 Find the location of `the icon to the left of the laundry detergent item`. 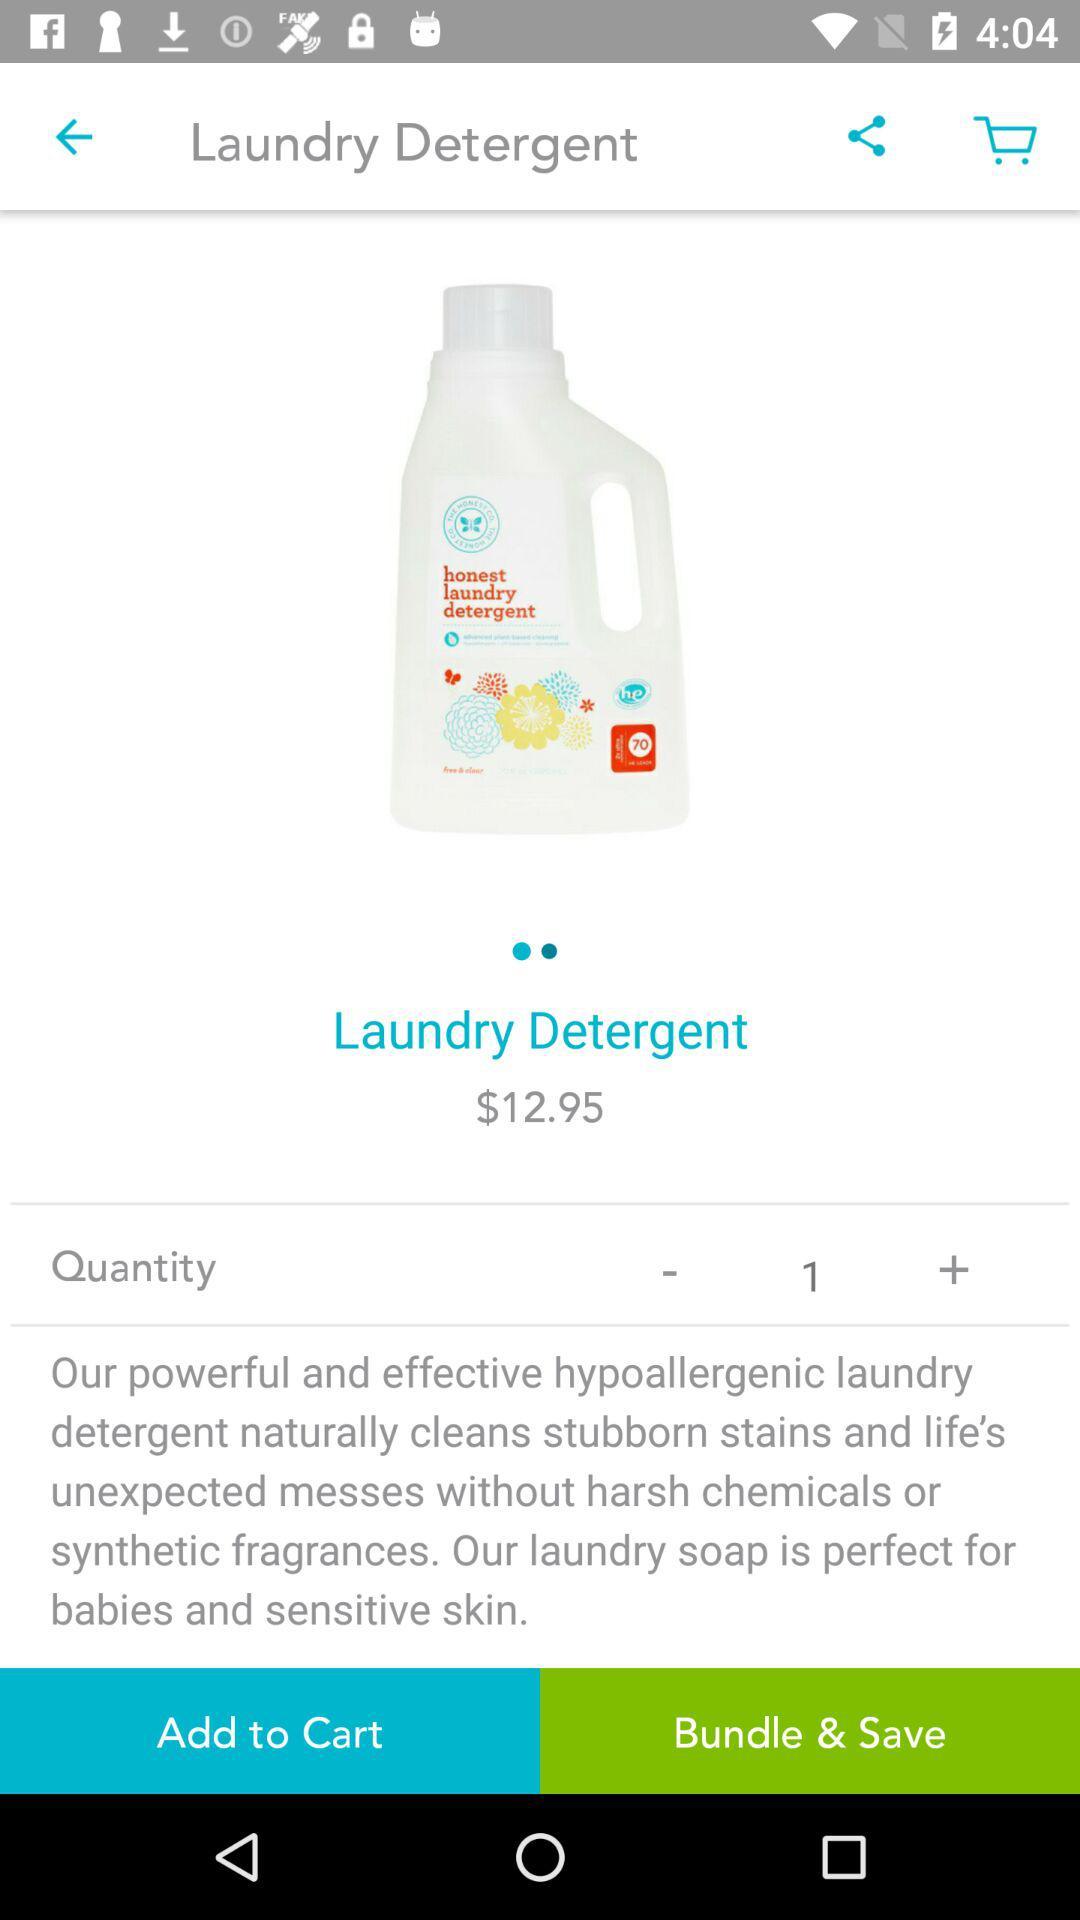

the icon to the left of the laundry detergent item is located at coordinates (72, 135).